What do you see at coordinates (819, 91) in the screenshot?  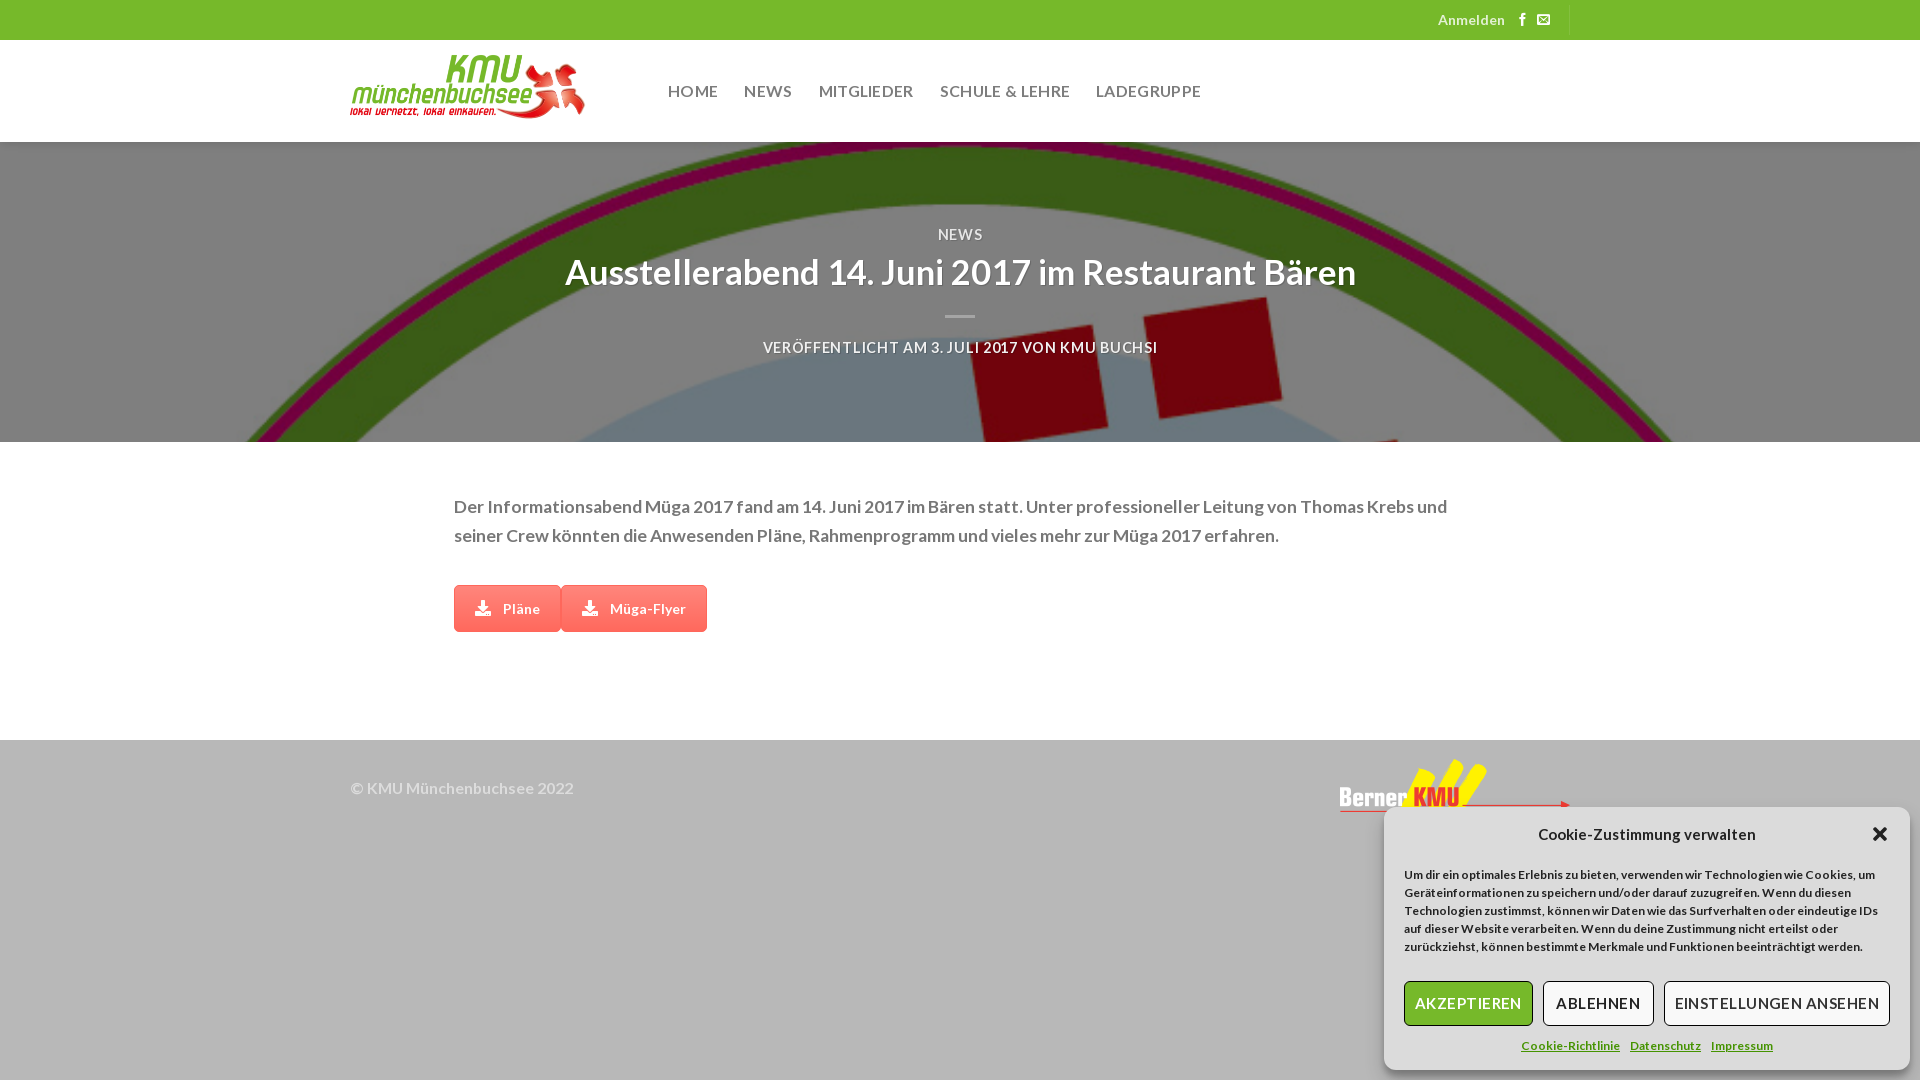 I see `'MITGLIEDER'` at bounding box center [819, 91].